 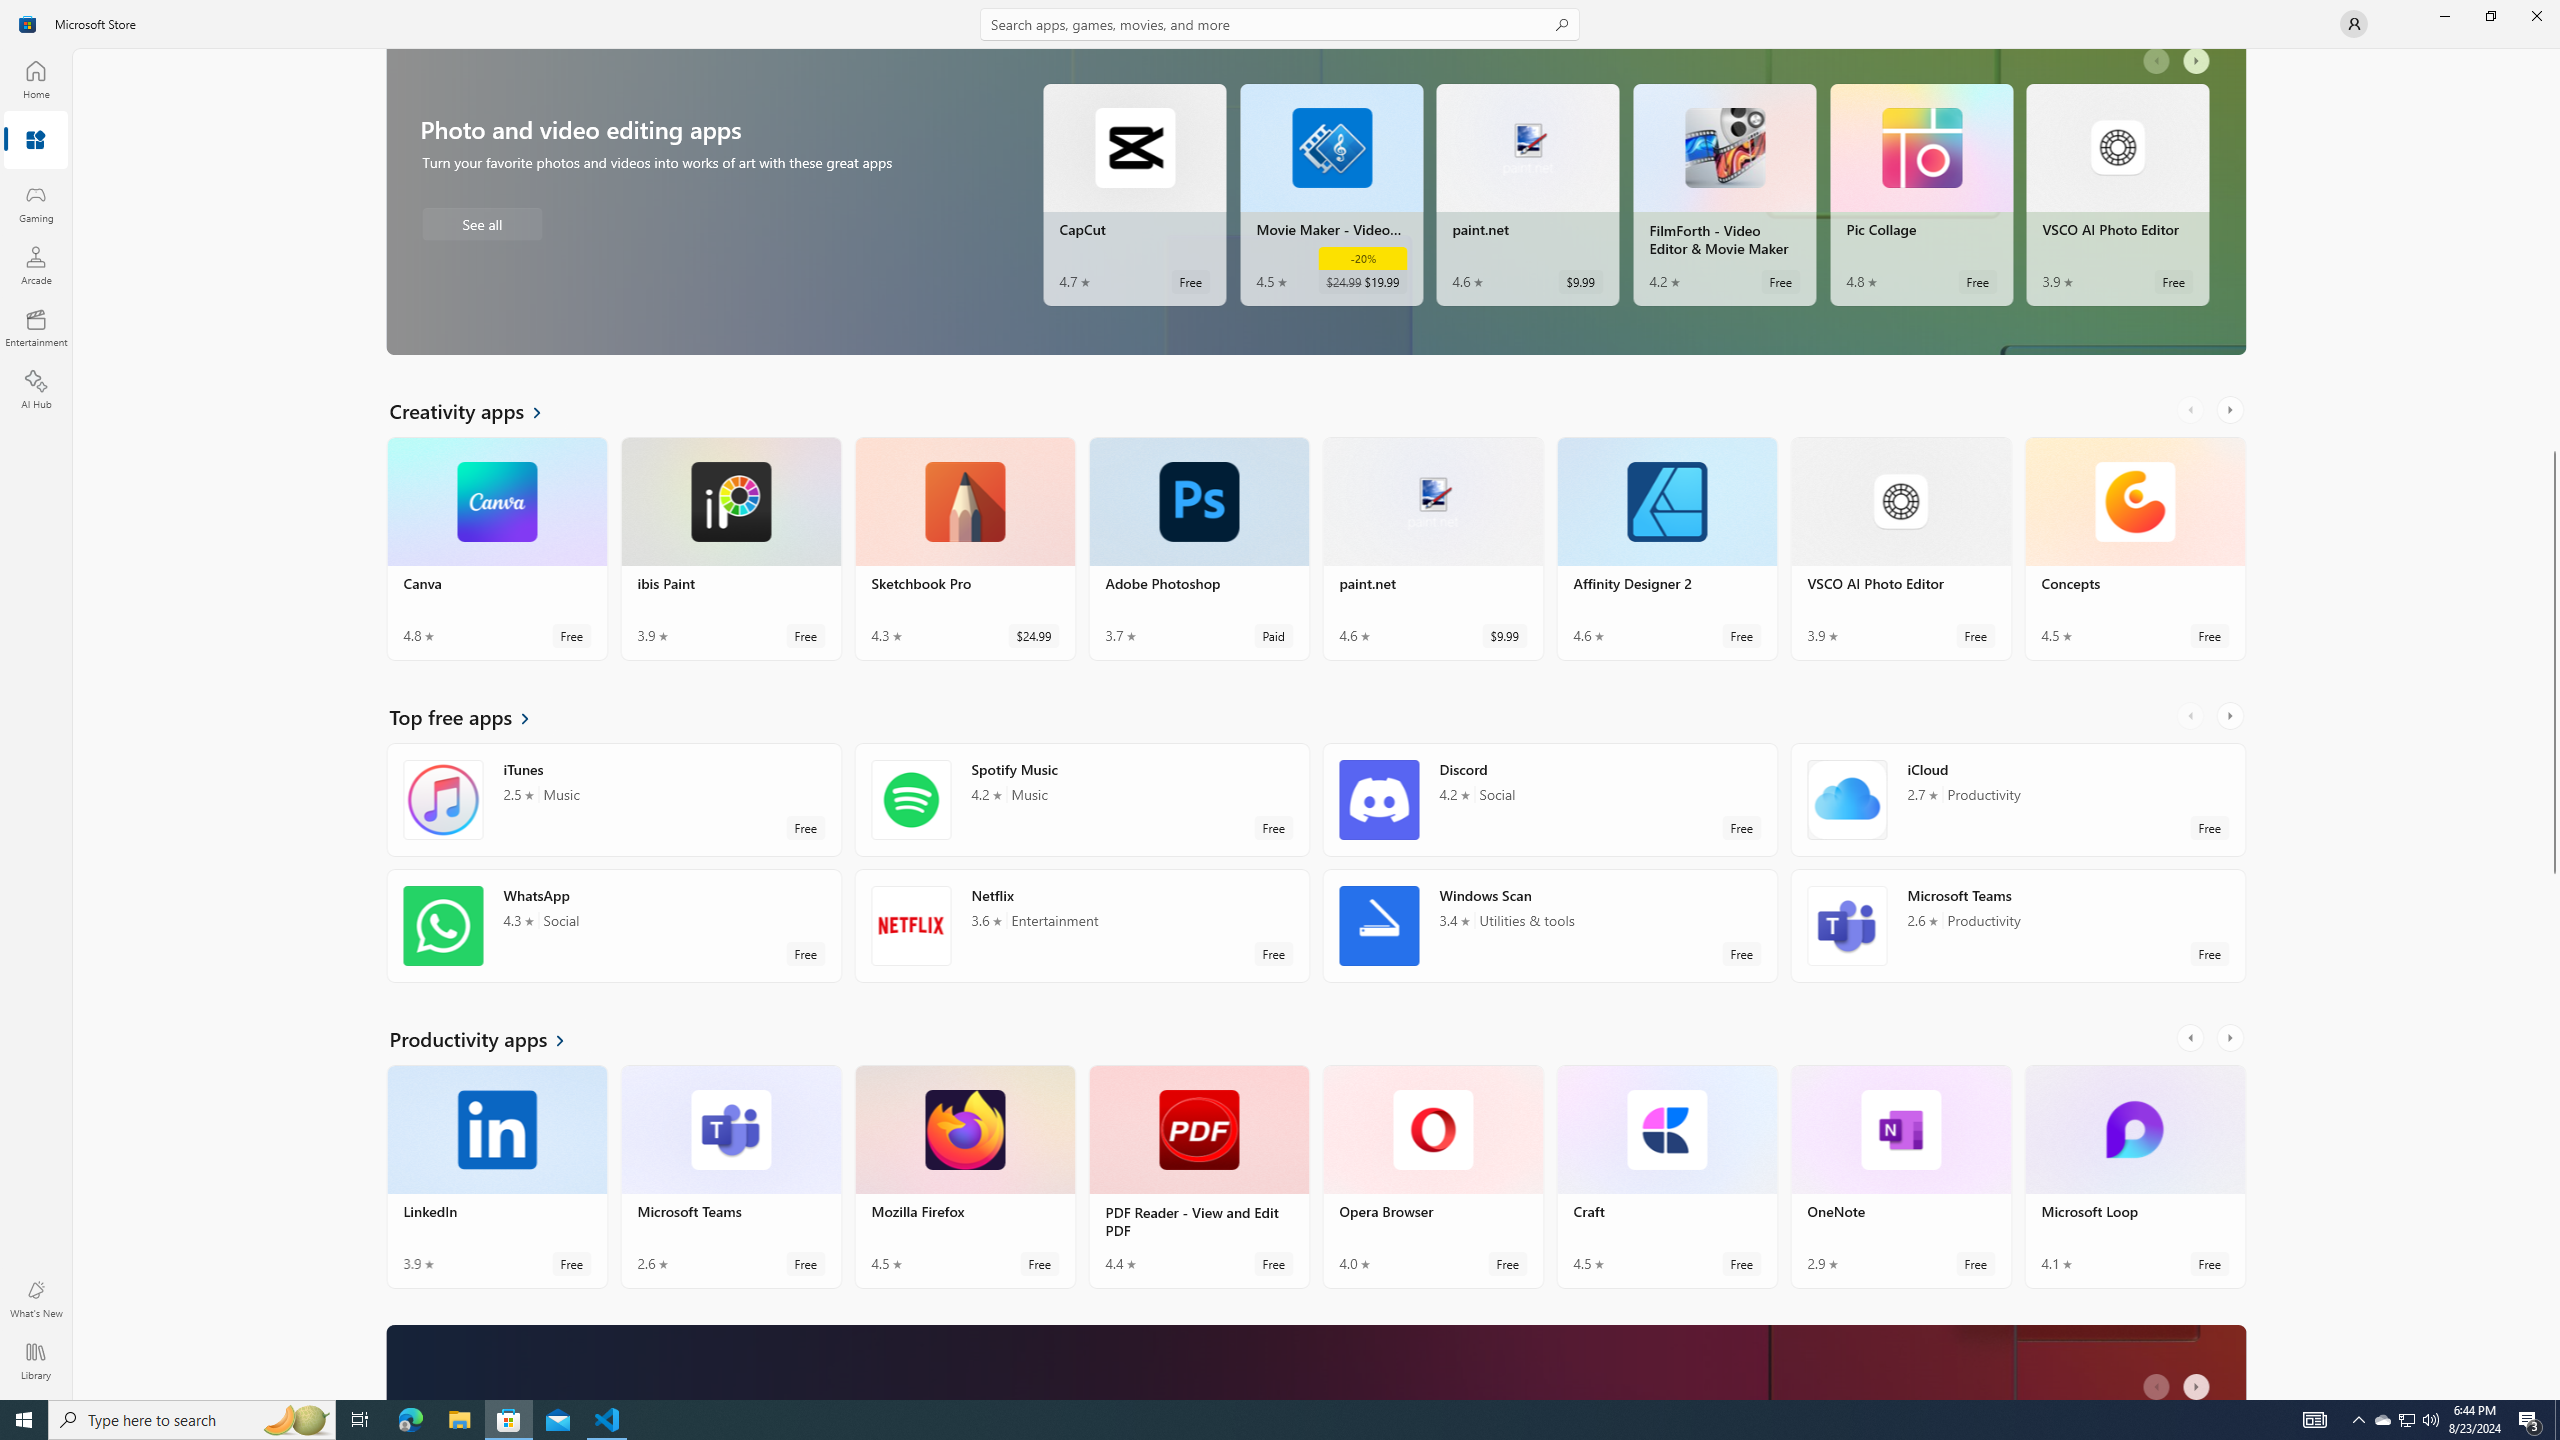 I want to click on 'See all  Productivity apps', so click(x=488, y=1037).